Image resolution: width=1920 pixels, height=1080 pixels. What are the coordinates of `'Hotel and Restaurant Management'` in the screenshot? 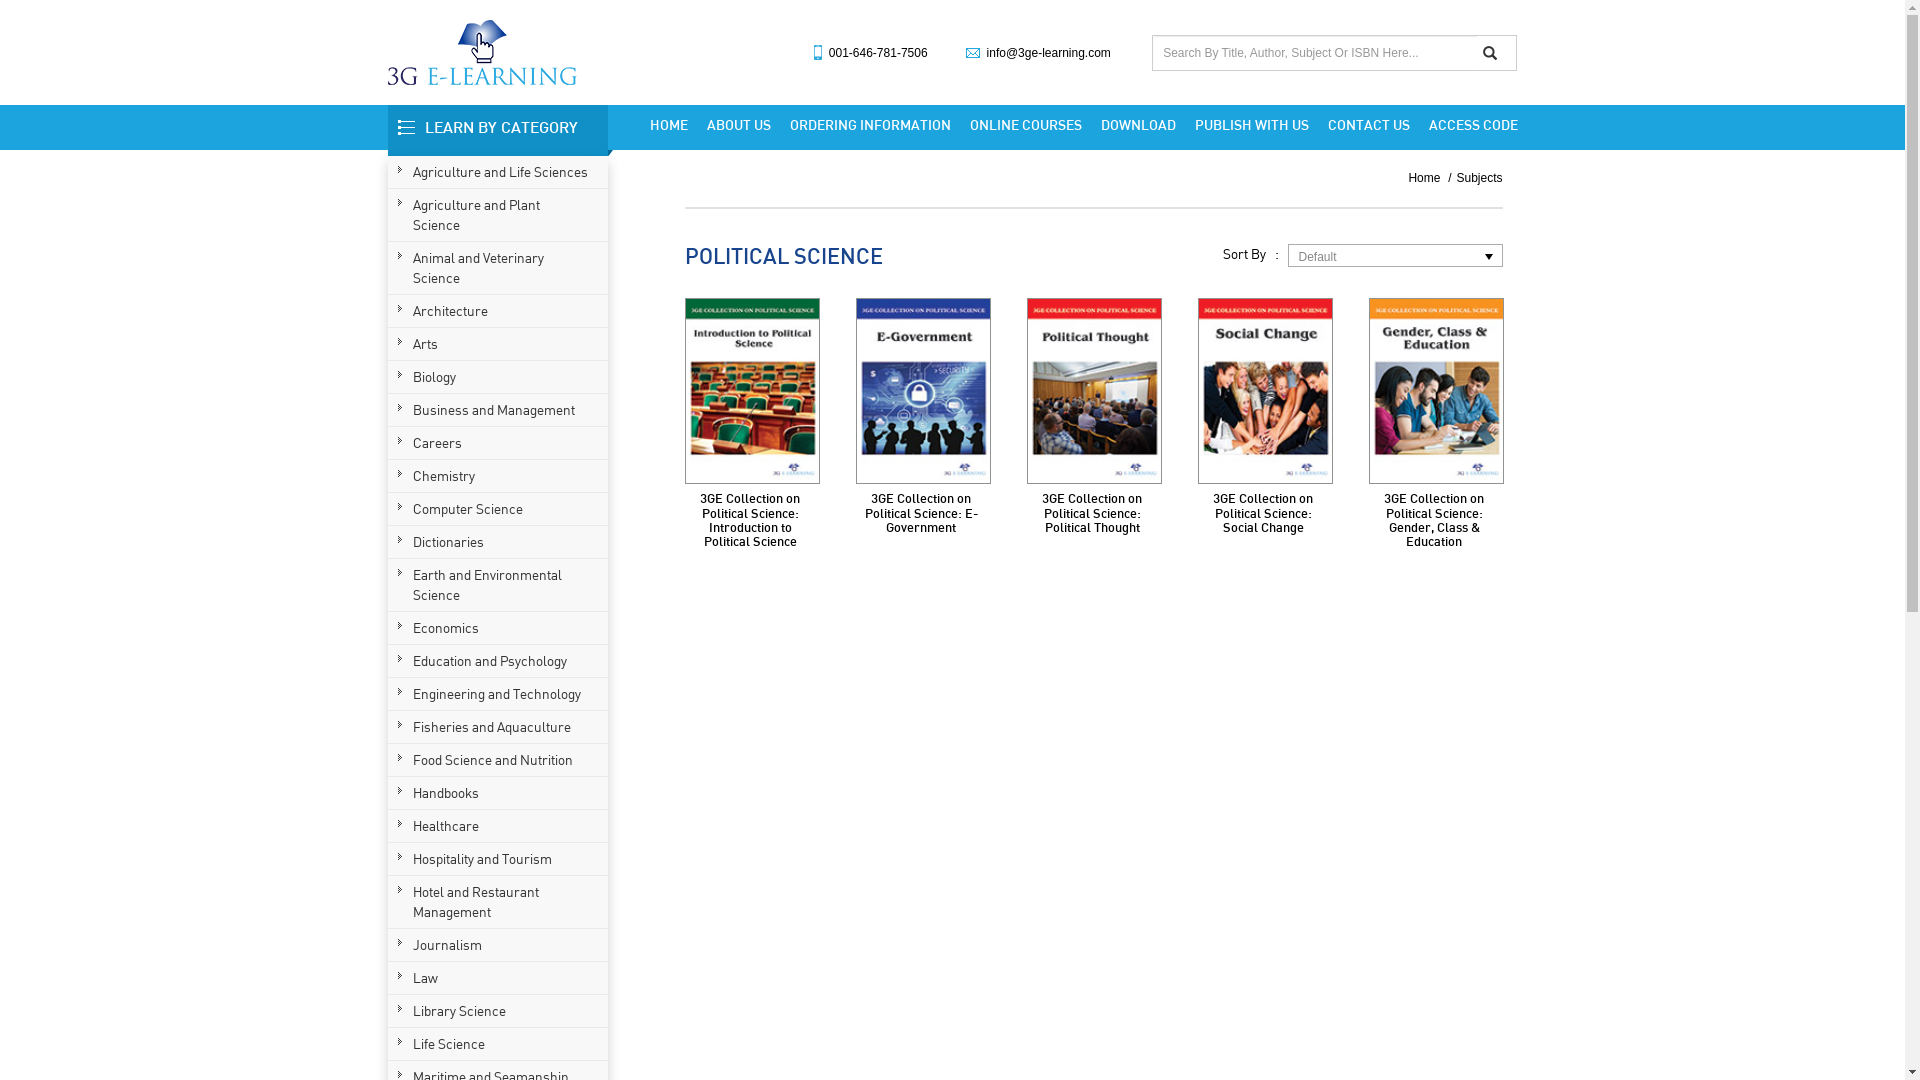 It's located at (499, 902).